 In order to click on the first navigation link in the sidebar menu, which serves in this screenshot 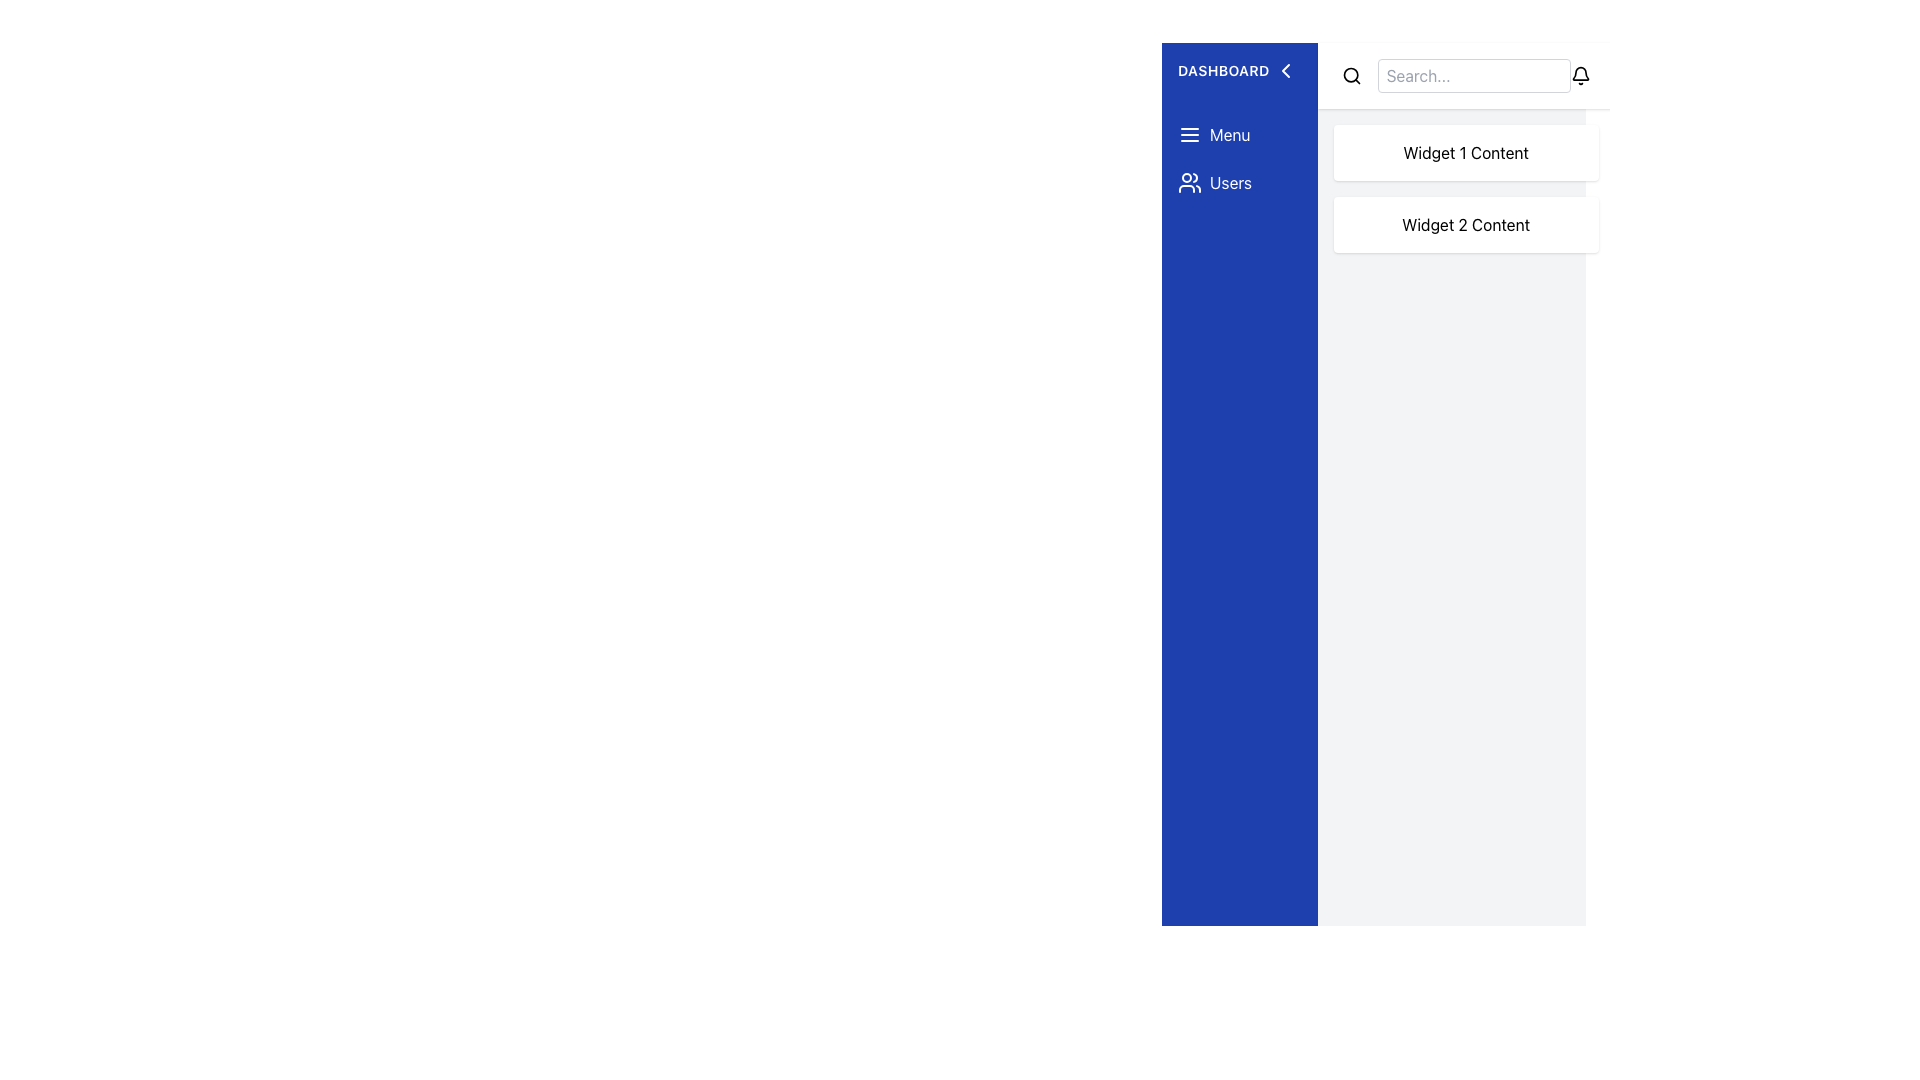, I will do `click(1238, 135)`.